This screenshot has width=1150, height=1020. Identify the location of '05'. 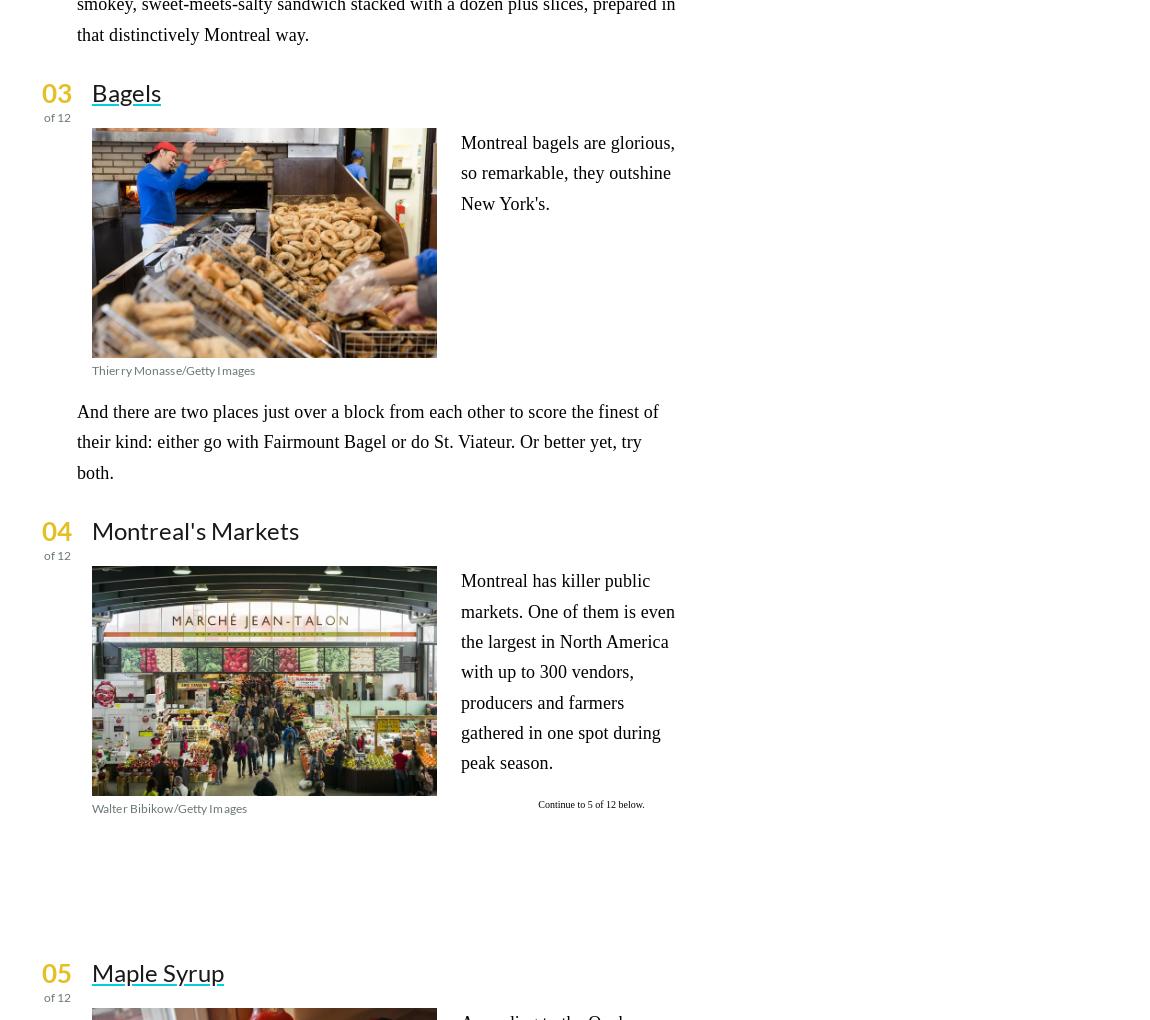
(56, 970).